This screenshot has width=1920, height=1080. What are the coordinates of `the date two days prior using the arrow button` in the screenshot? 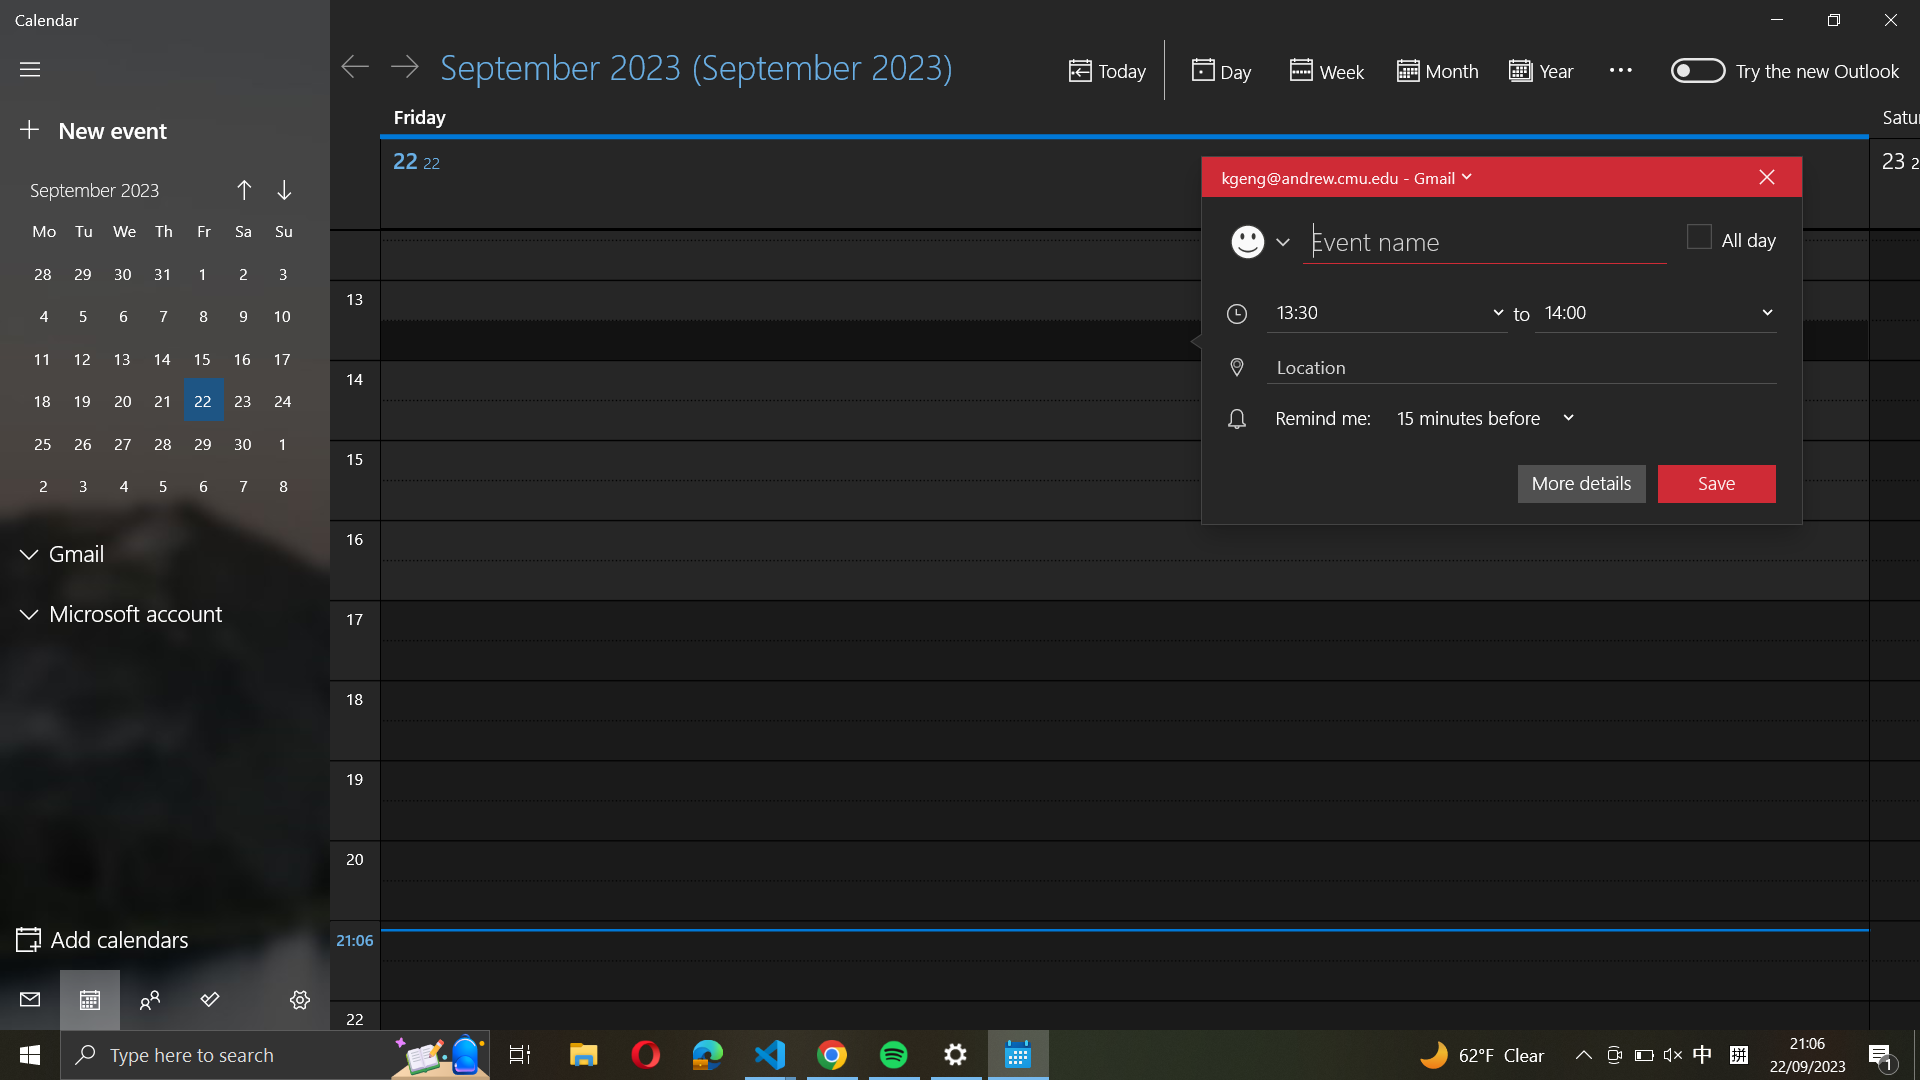 It's located at (355, 65).